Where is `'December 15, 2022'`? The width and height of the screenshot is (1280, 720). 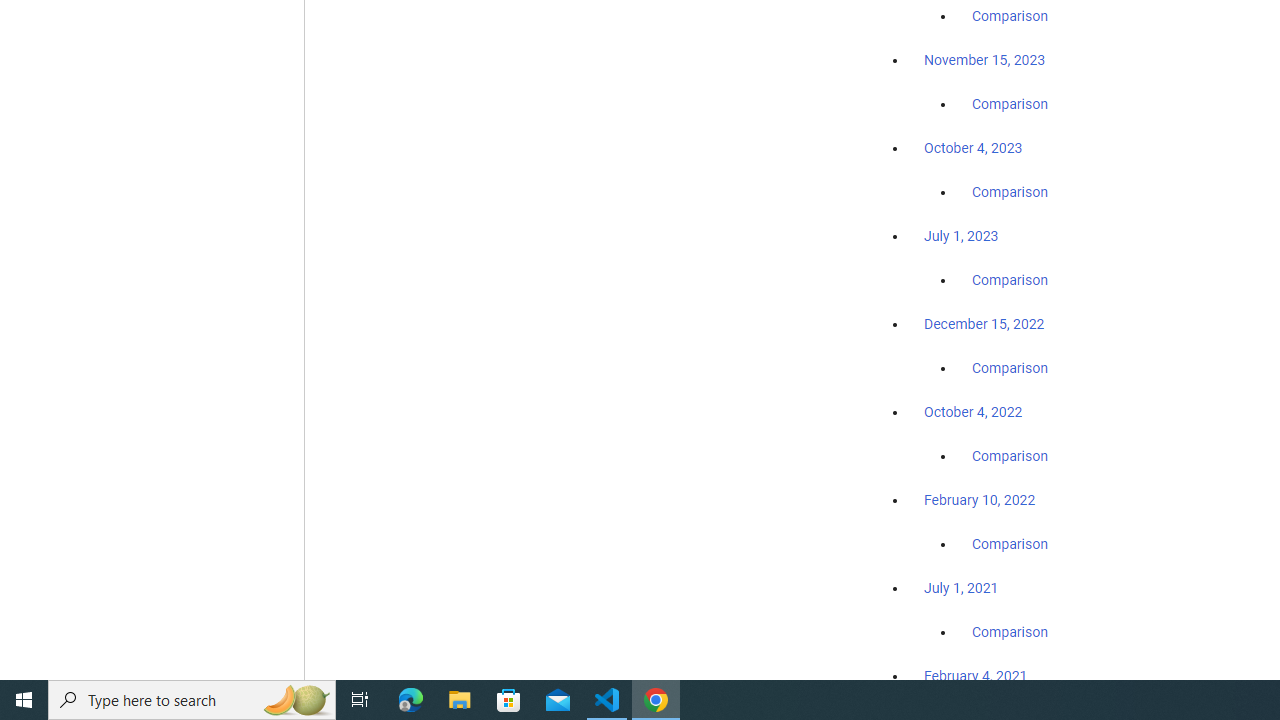 'December 15, 2022' is located at coordinates (984, 323).